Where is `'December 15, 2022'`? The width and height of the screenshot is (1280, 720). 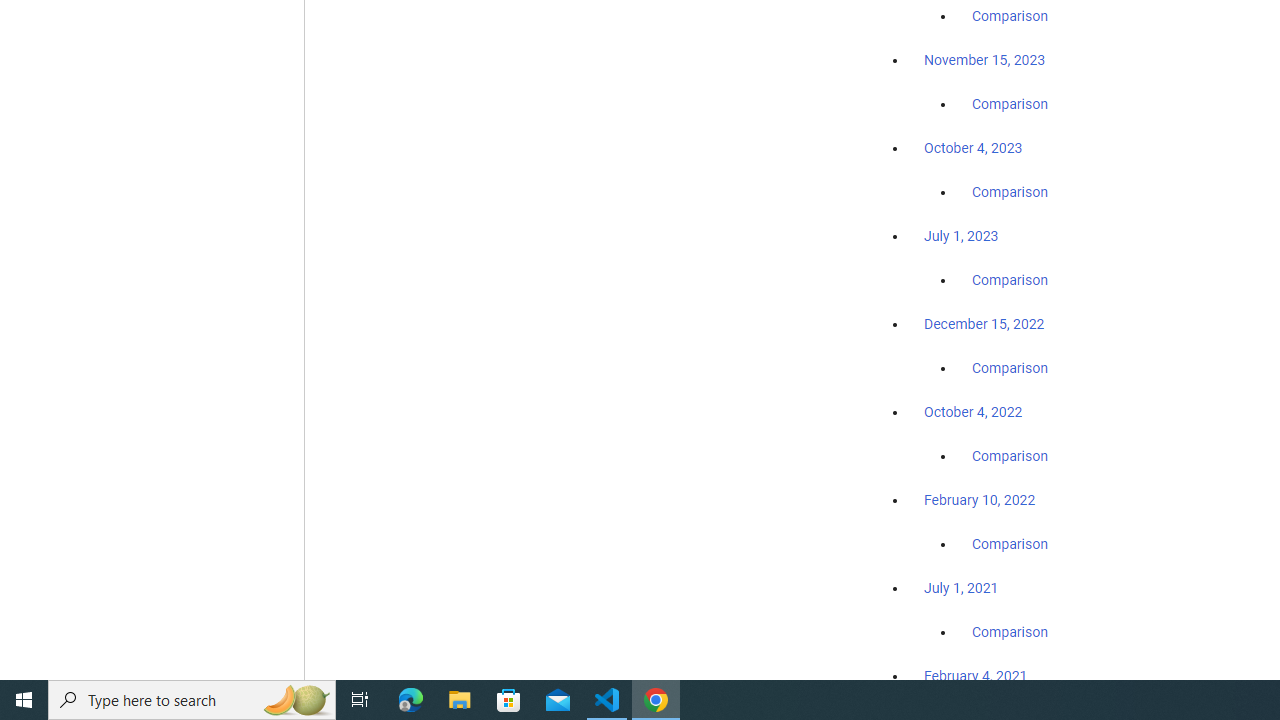 'December 15, 2022' is located at coordinates (984, 323).